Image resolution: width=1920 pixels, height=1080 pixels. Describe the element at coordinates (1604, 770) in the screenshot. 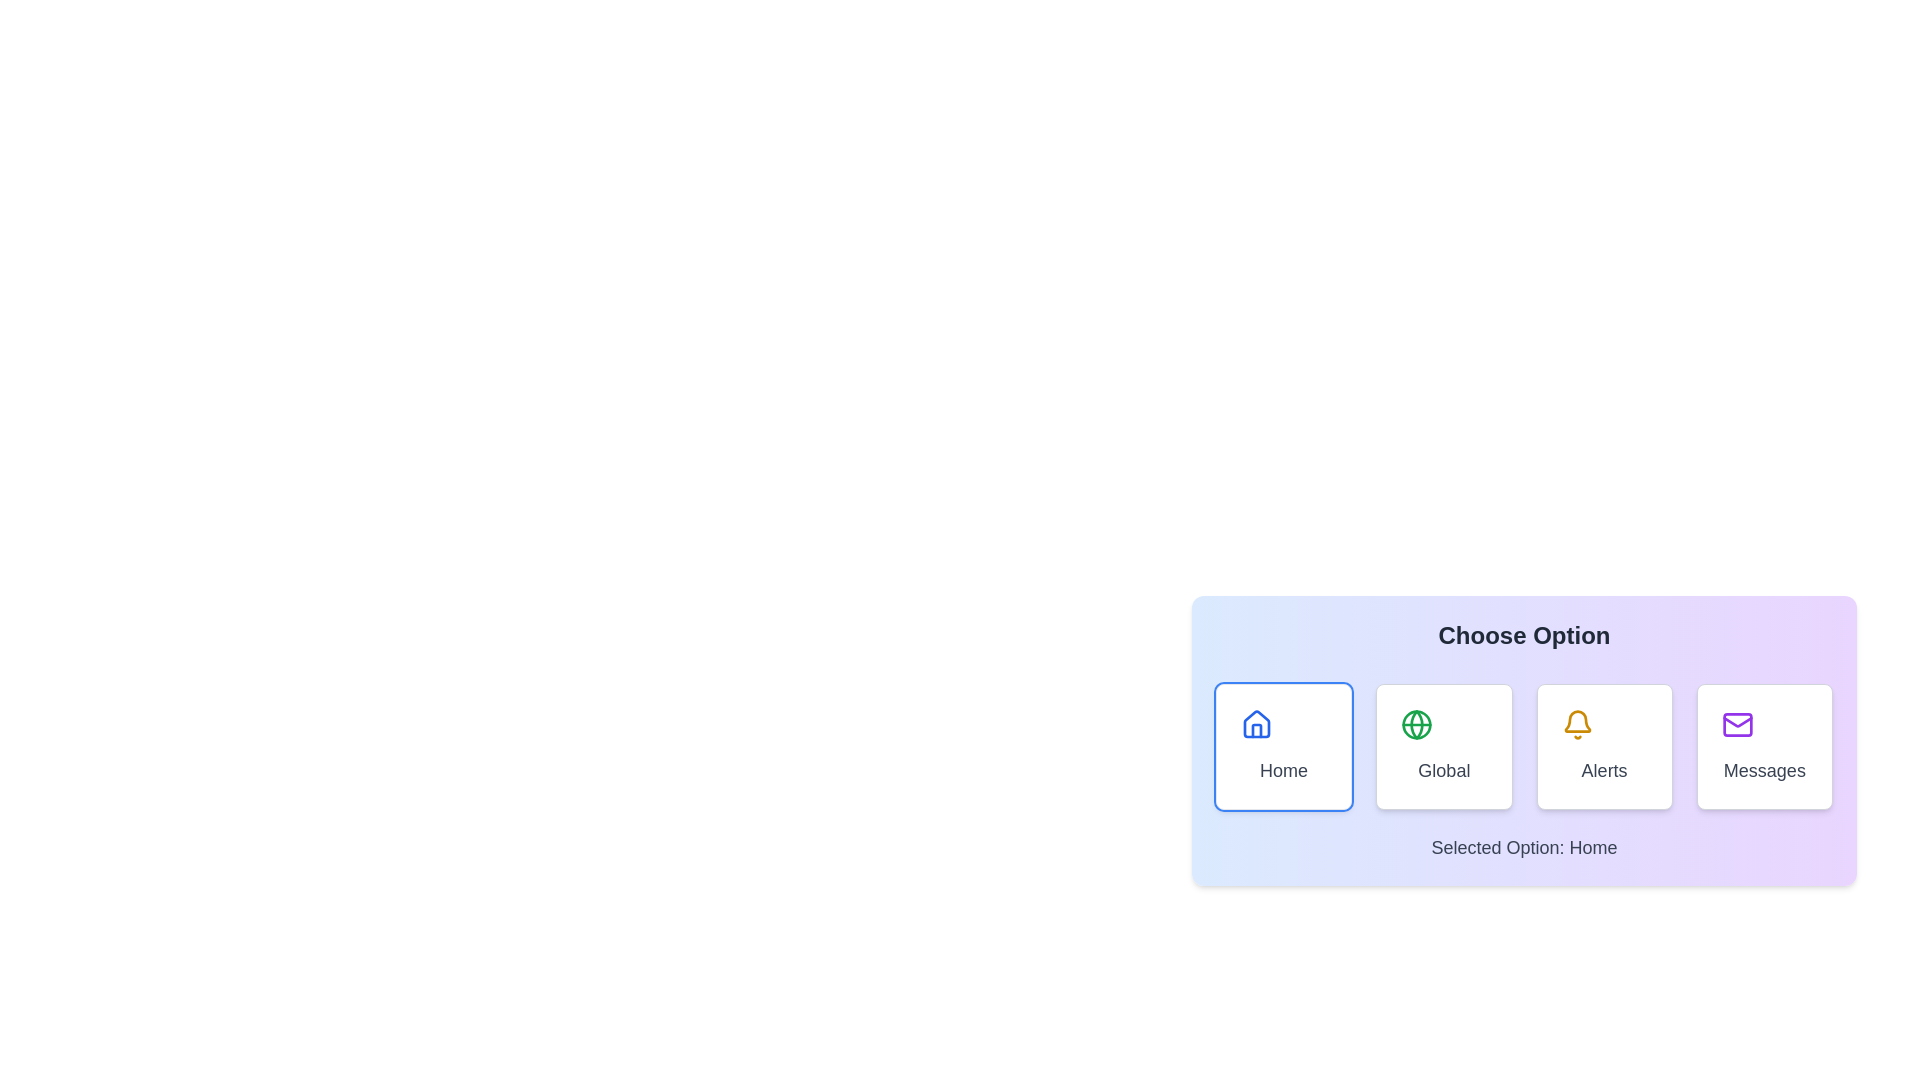

I see `the text label that serves as an indicator for its corresponding option, positioned as the third item between 'Global' and 'Messages'` at that location.